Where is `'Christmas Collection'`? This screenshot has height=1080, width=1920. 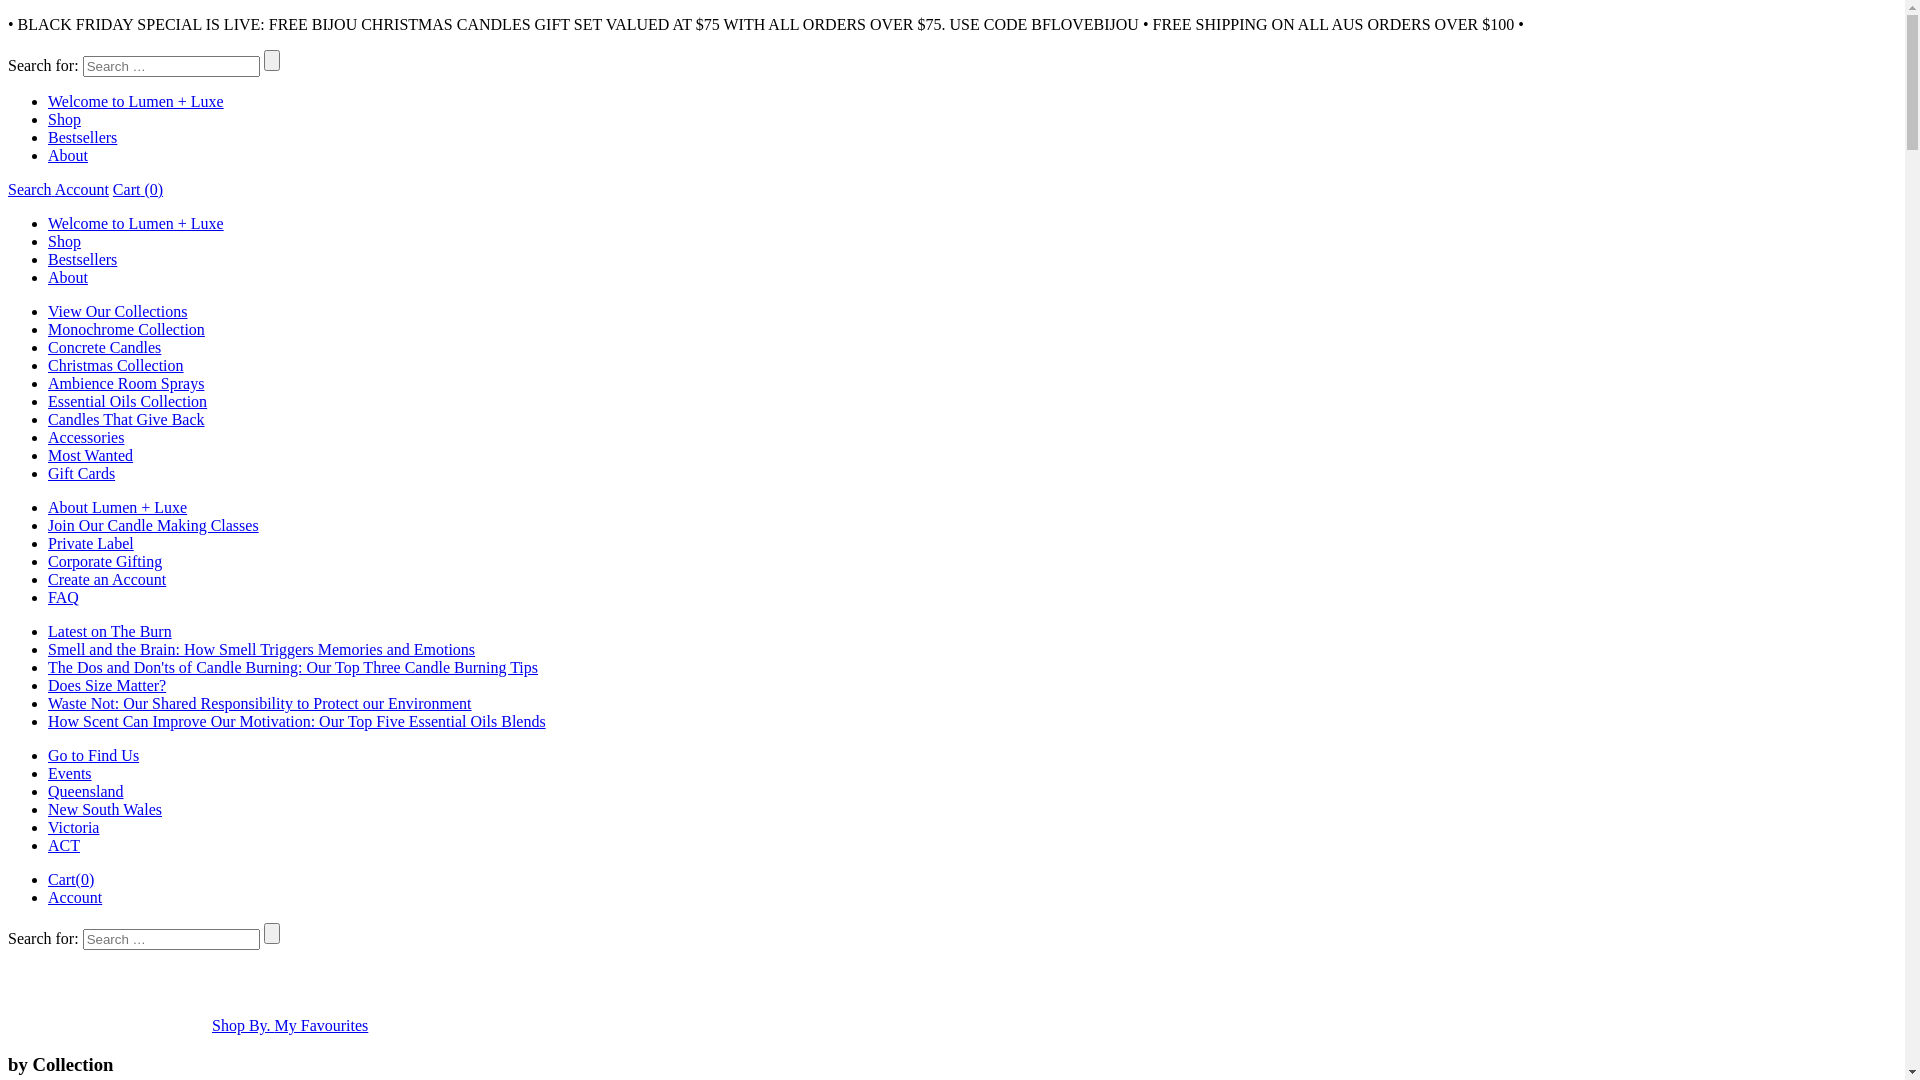
'Christmas Collection' is located at coordinates (114, 365).